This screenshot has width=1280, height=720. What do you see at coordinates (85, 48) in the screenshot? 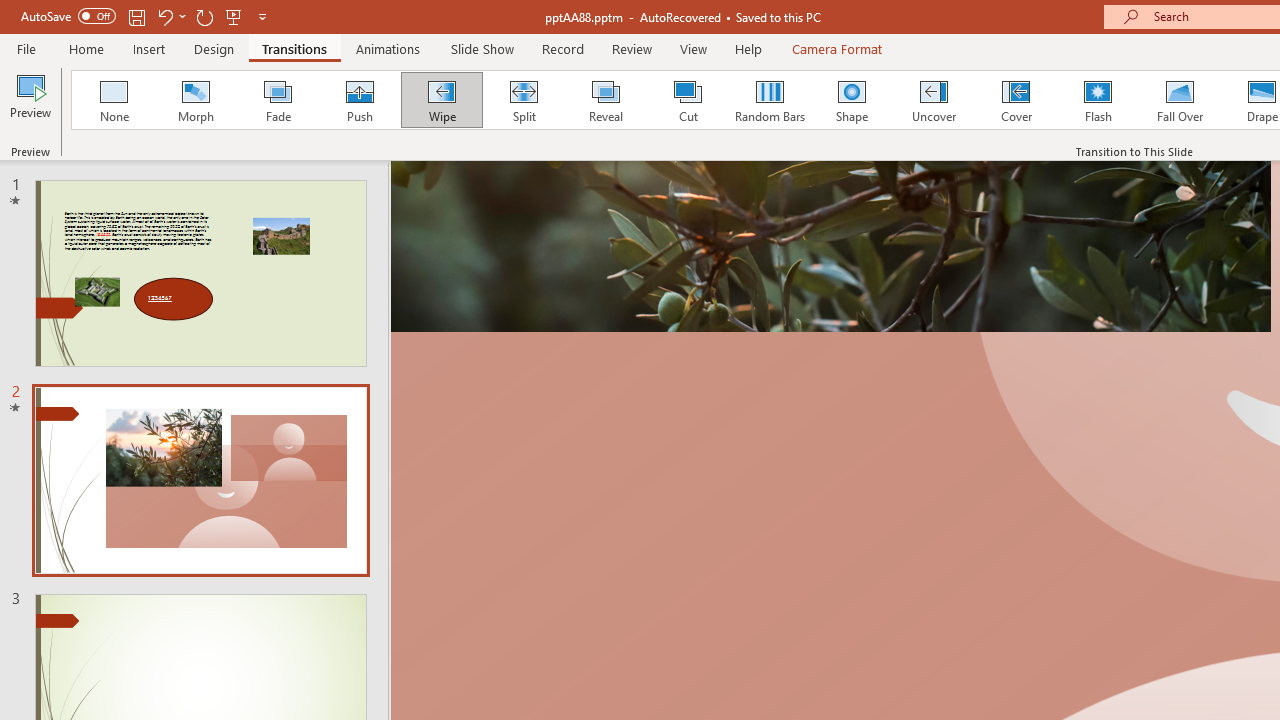
I see `'Home'` at bounding box center [85, 48].